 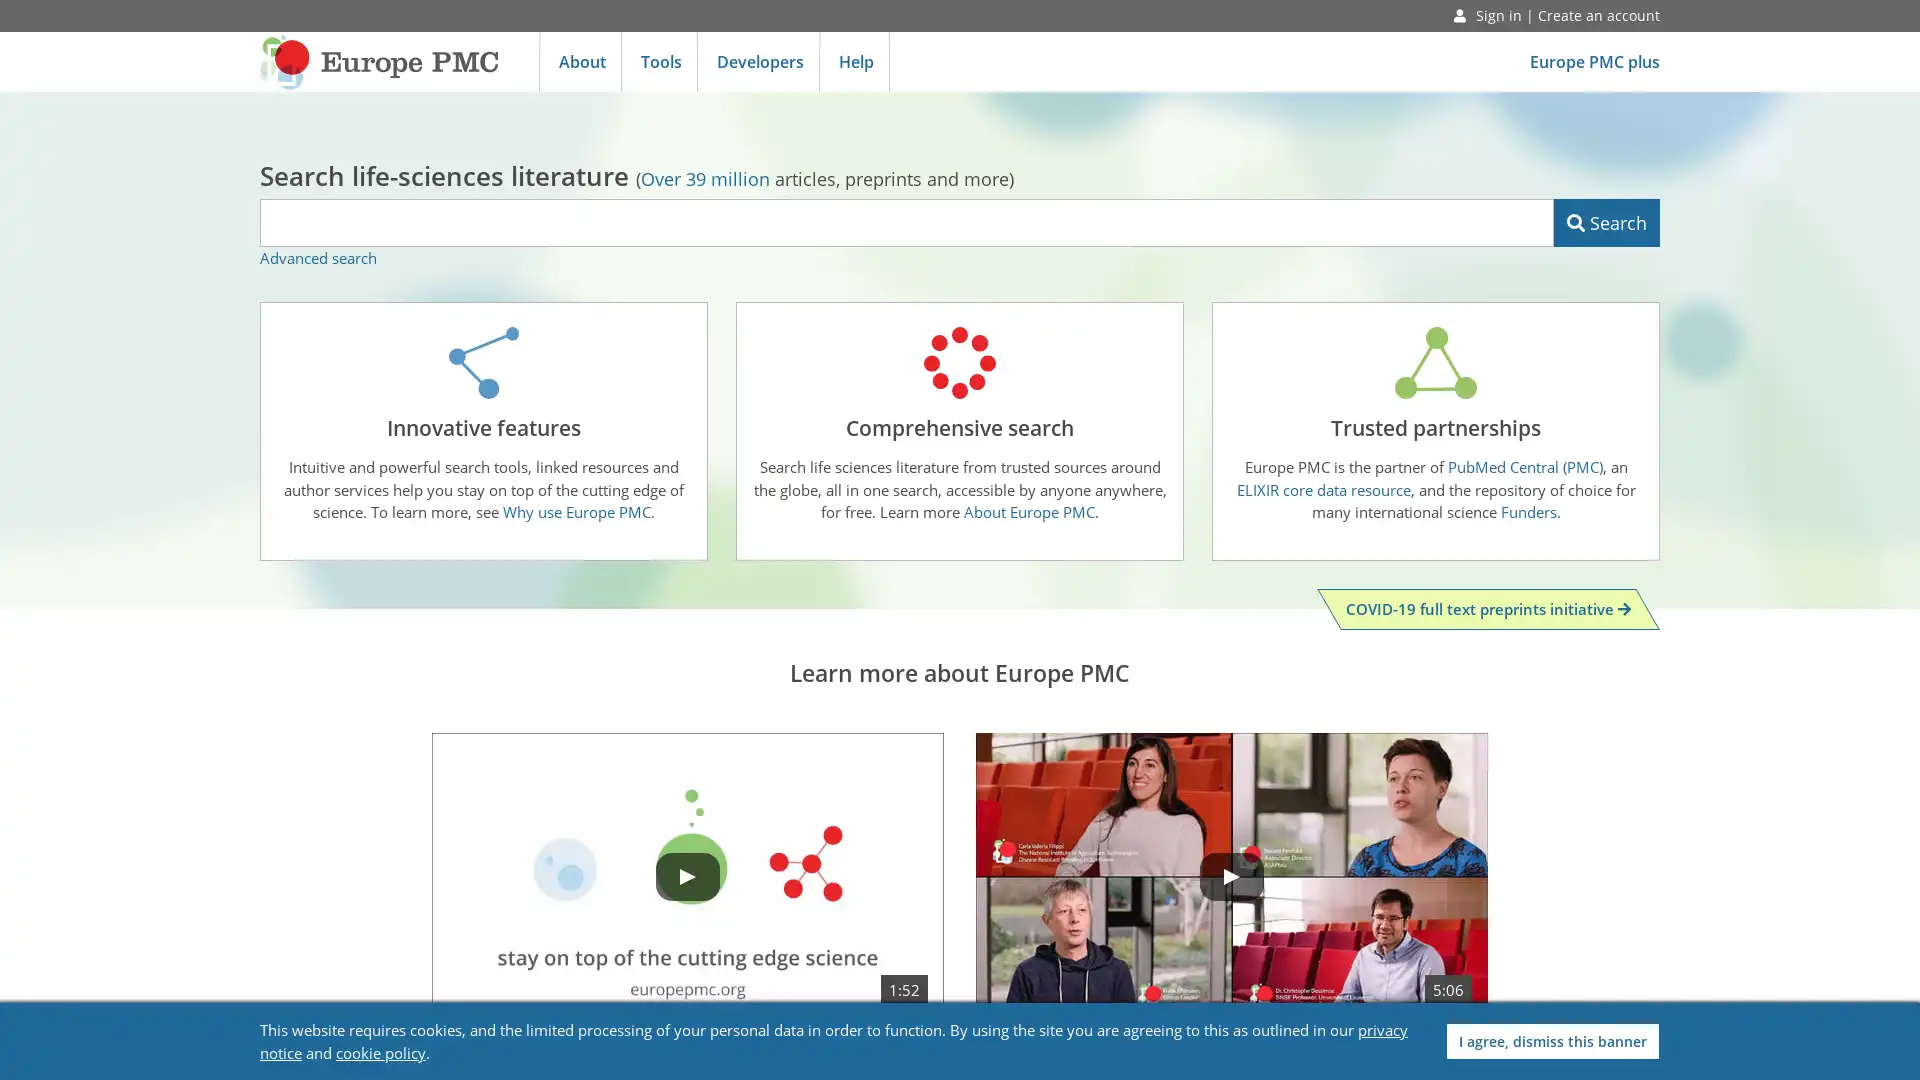 I want to click on Search, so click(x=1607, y=223).